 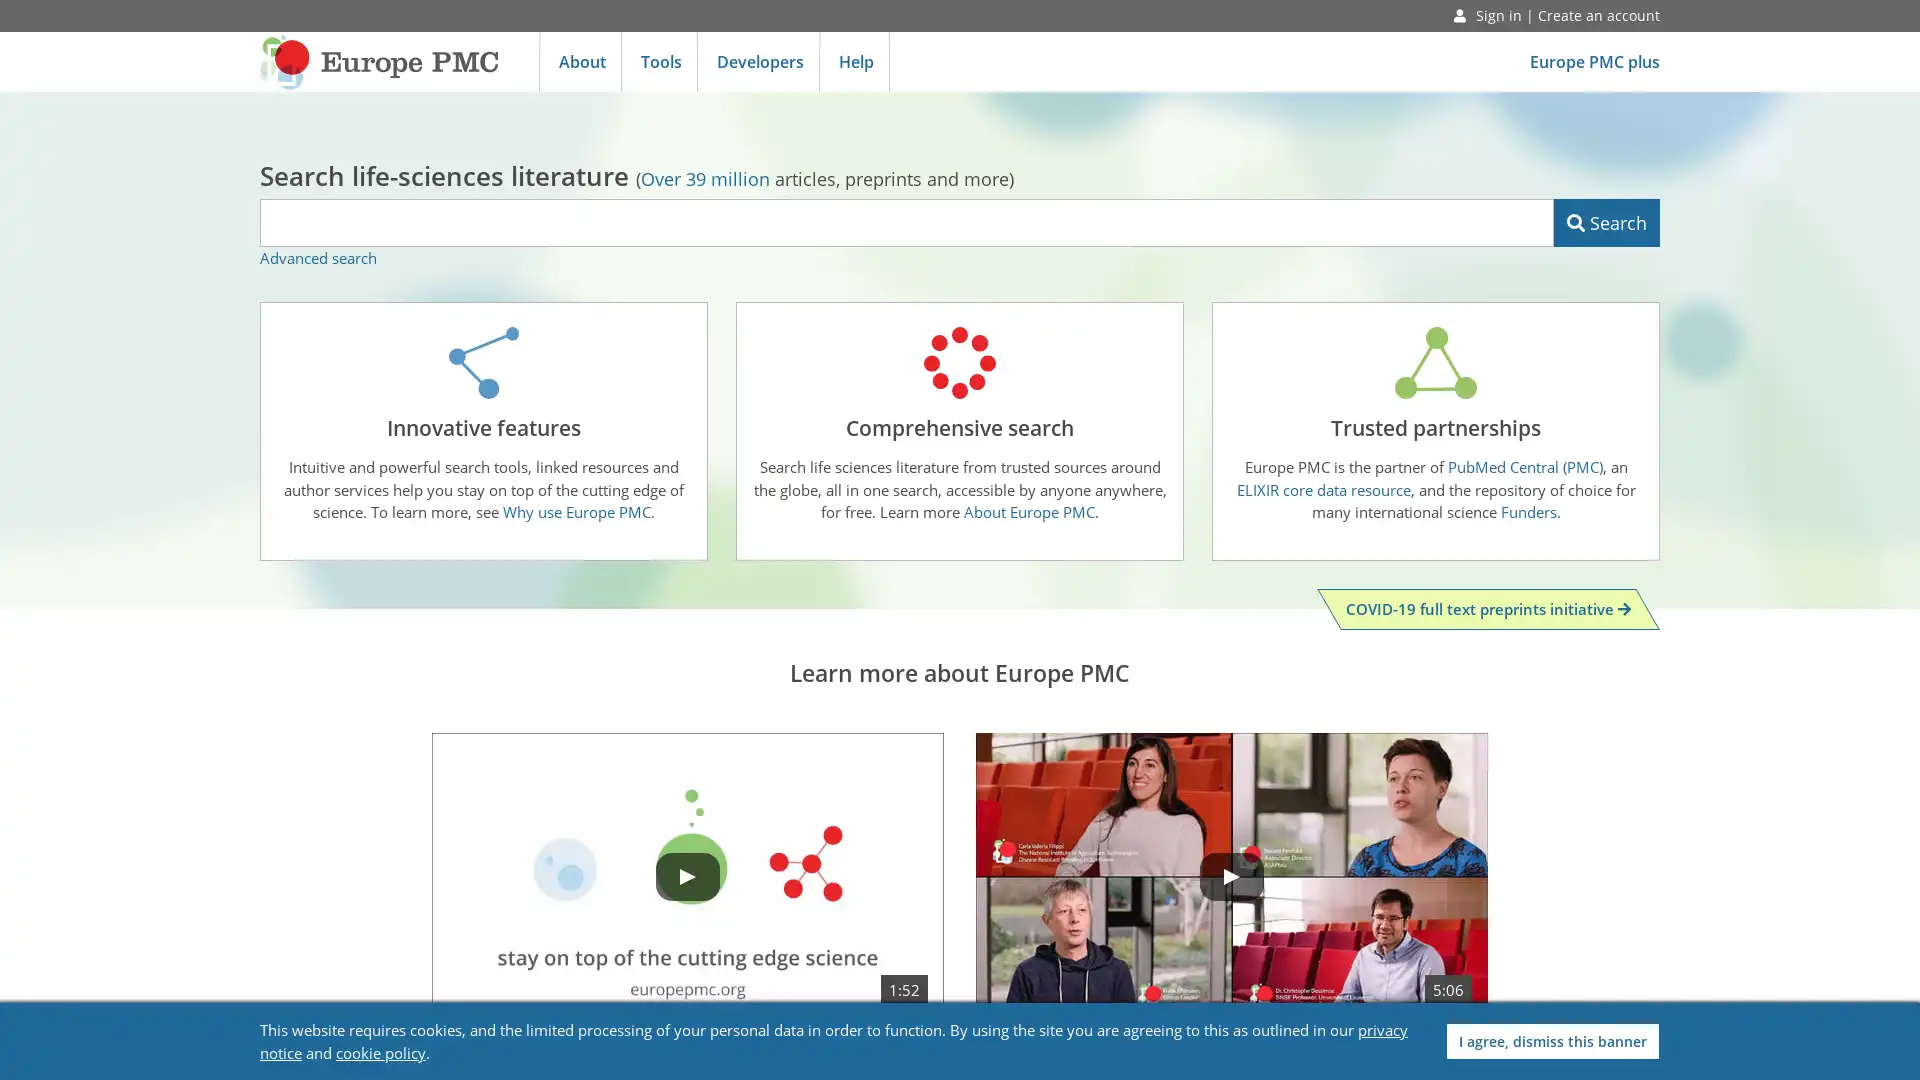 I want to click on Search, so click(x=1607, y=223).